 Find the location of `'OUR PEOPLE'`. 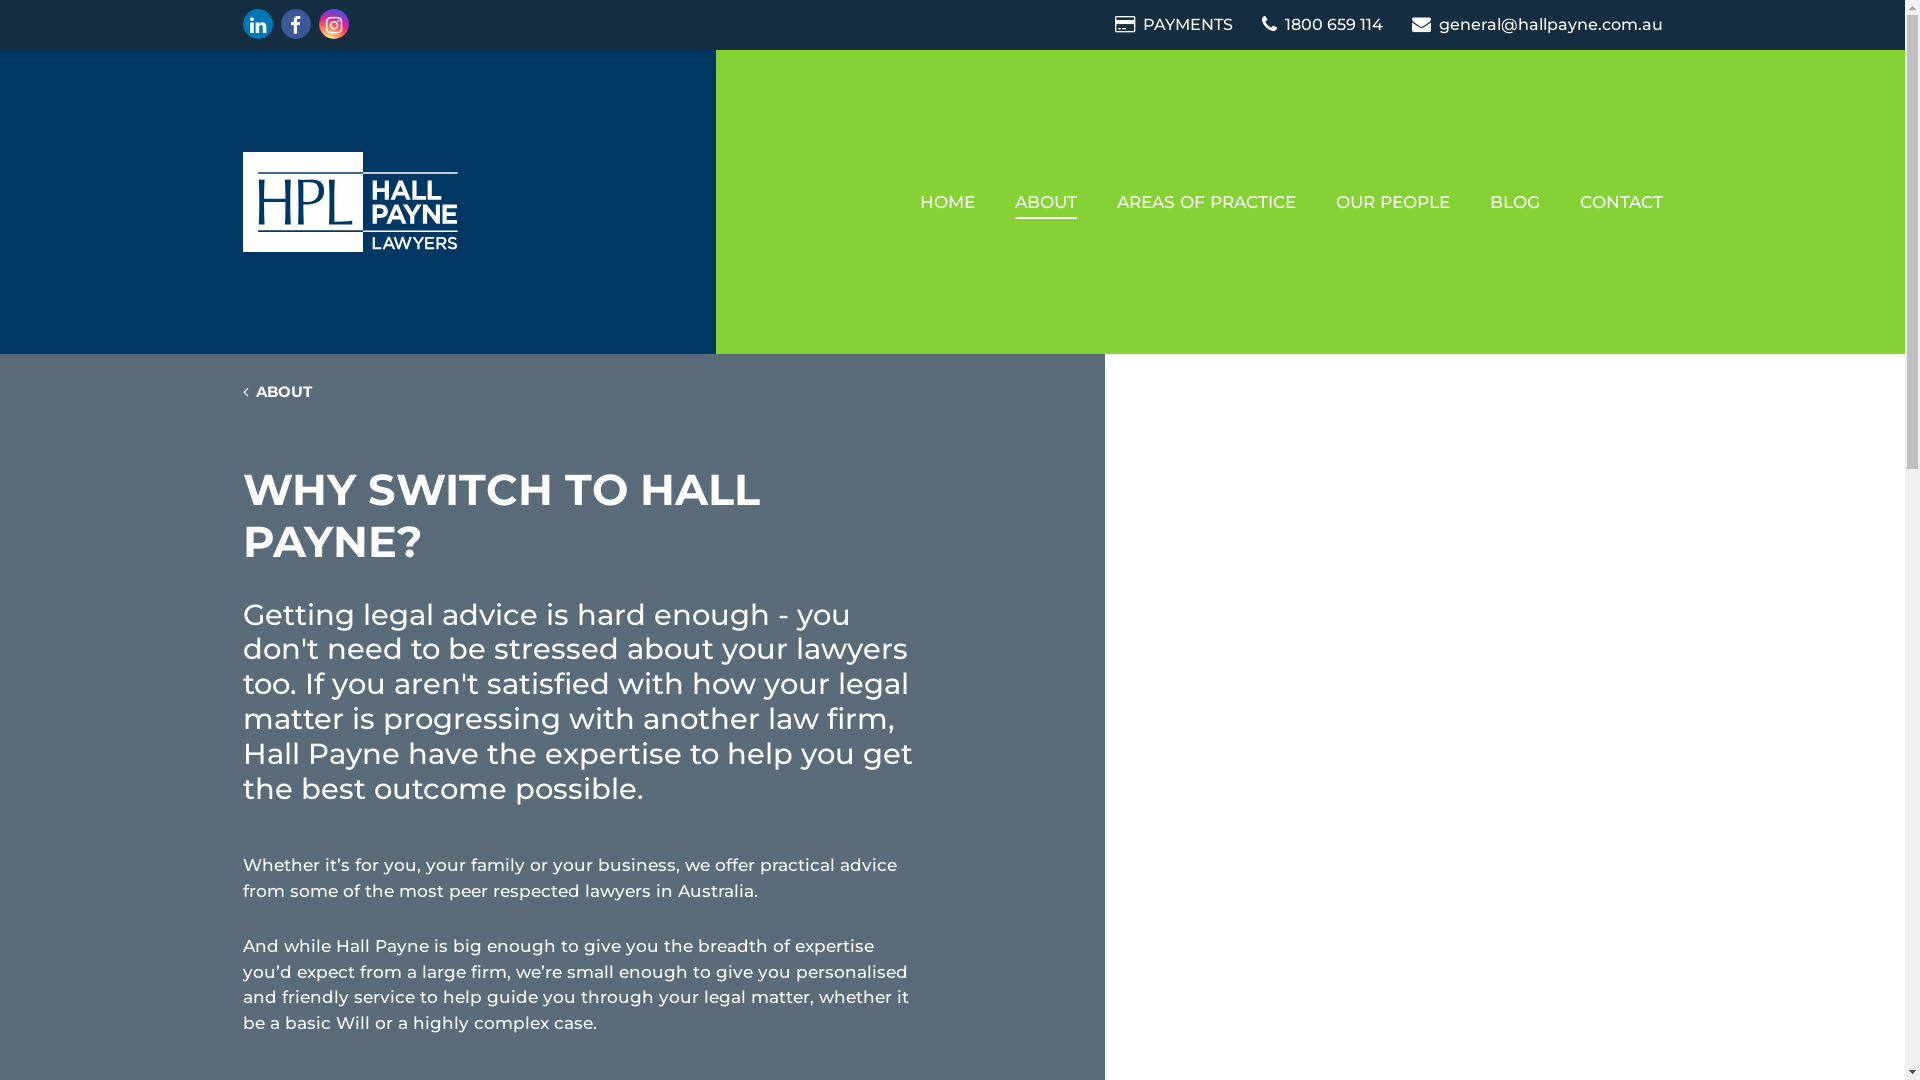

'OUR PEOPLE' is located at coordinates (1391, 201).